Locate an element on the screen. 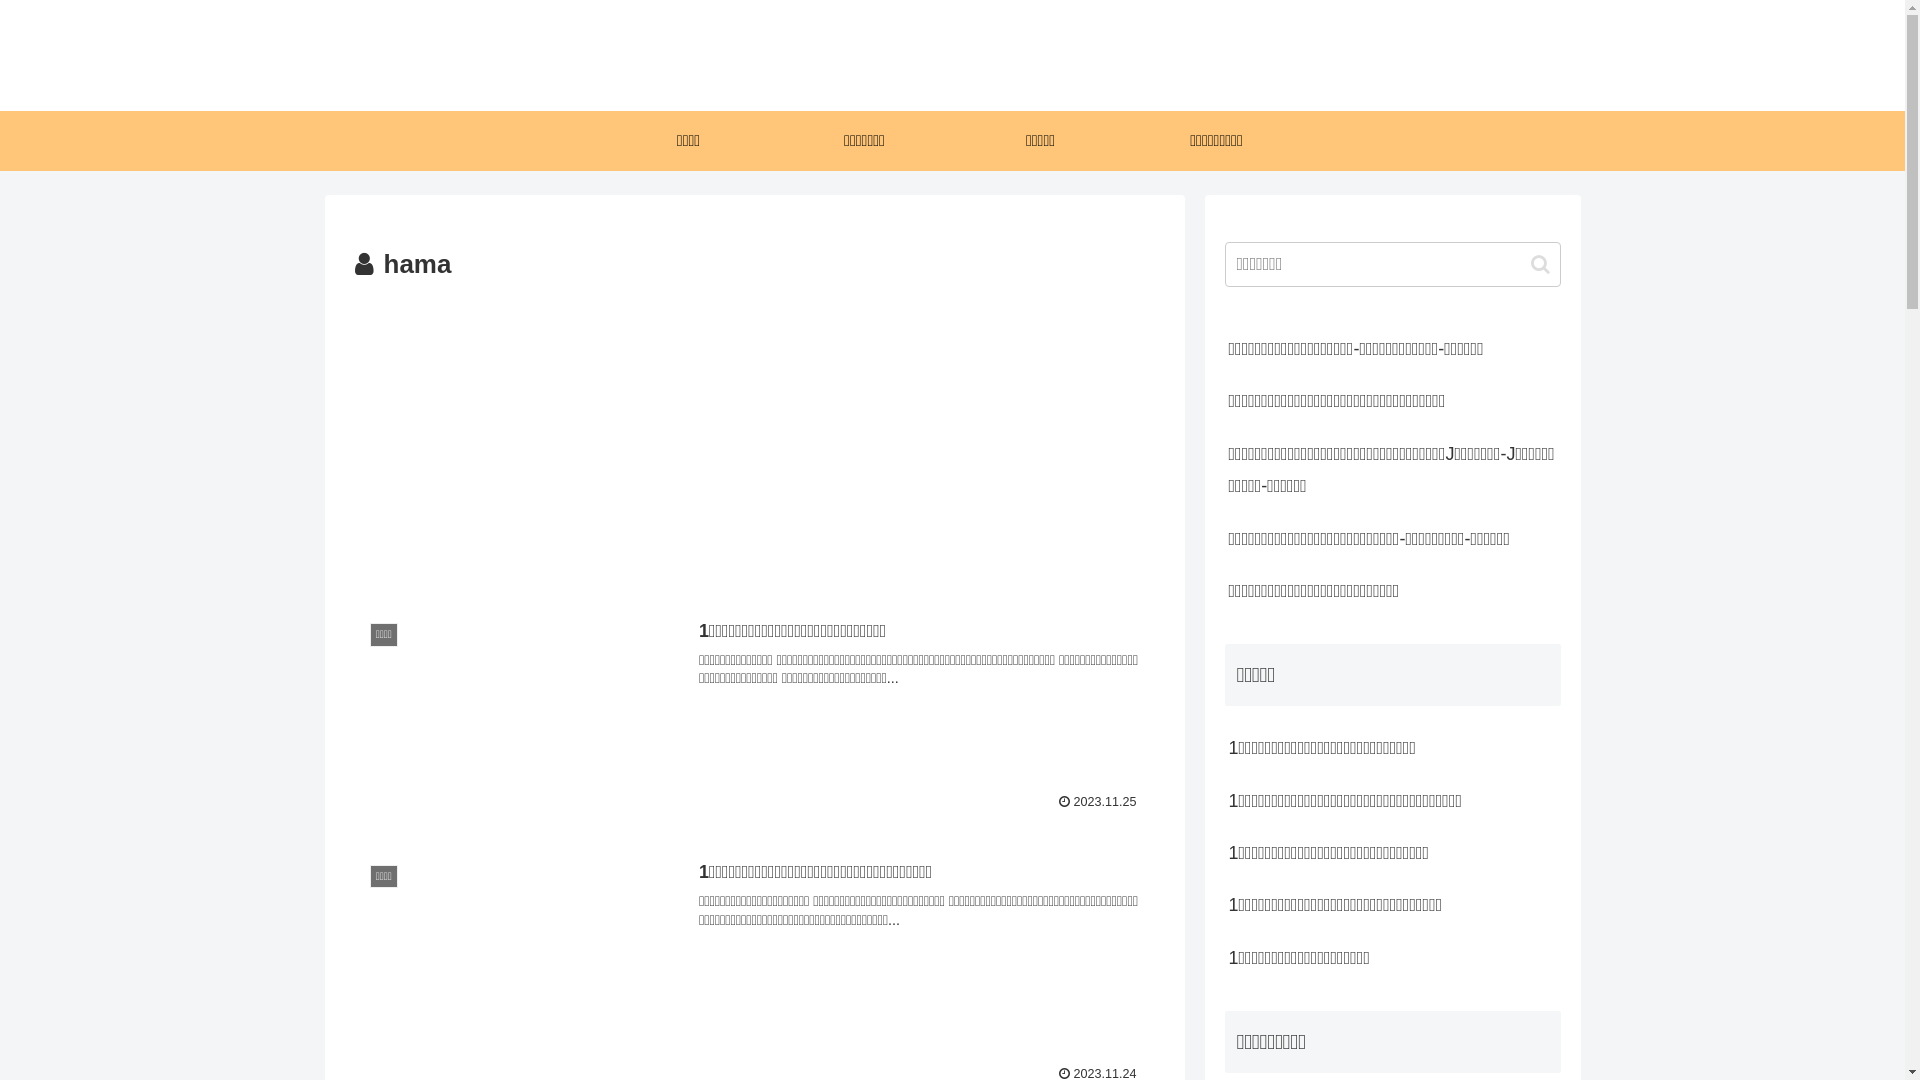 The width and height of the screenshot is (1920, 1080). 'Advertisement' is located at coordinates (752, 437).